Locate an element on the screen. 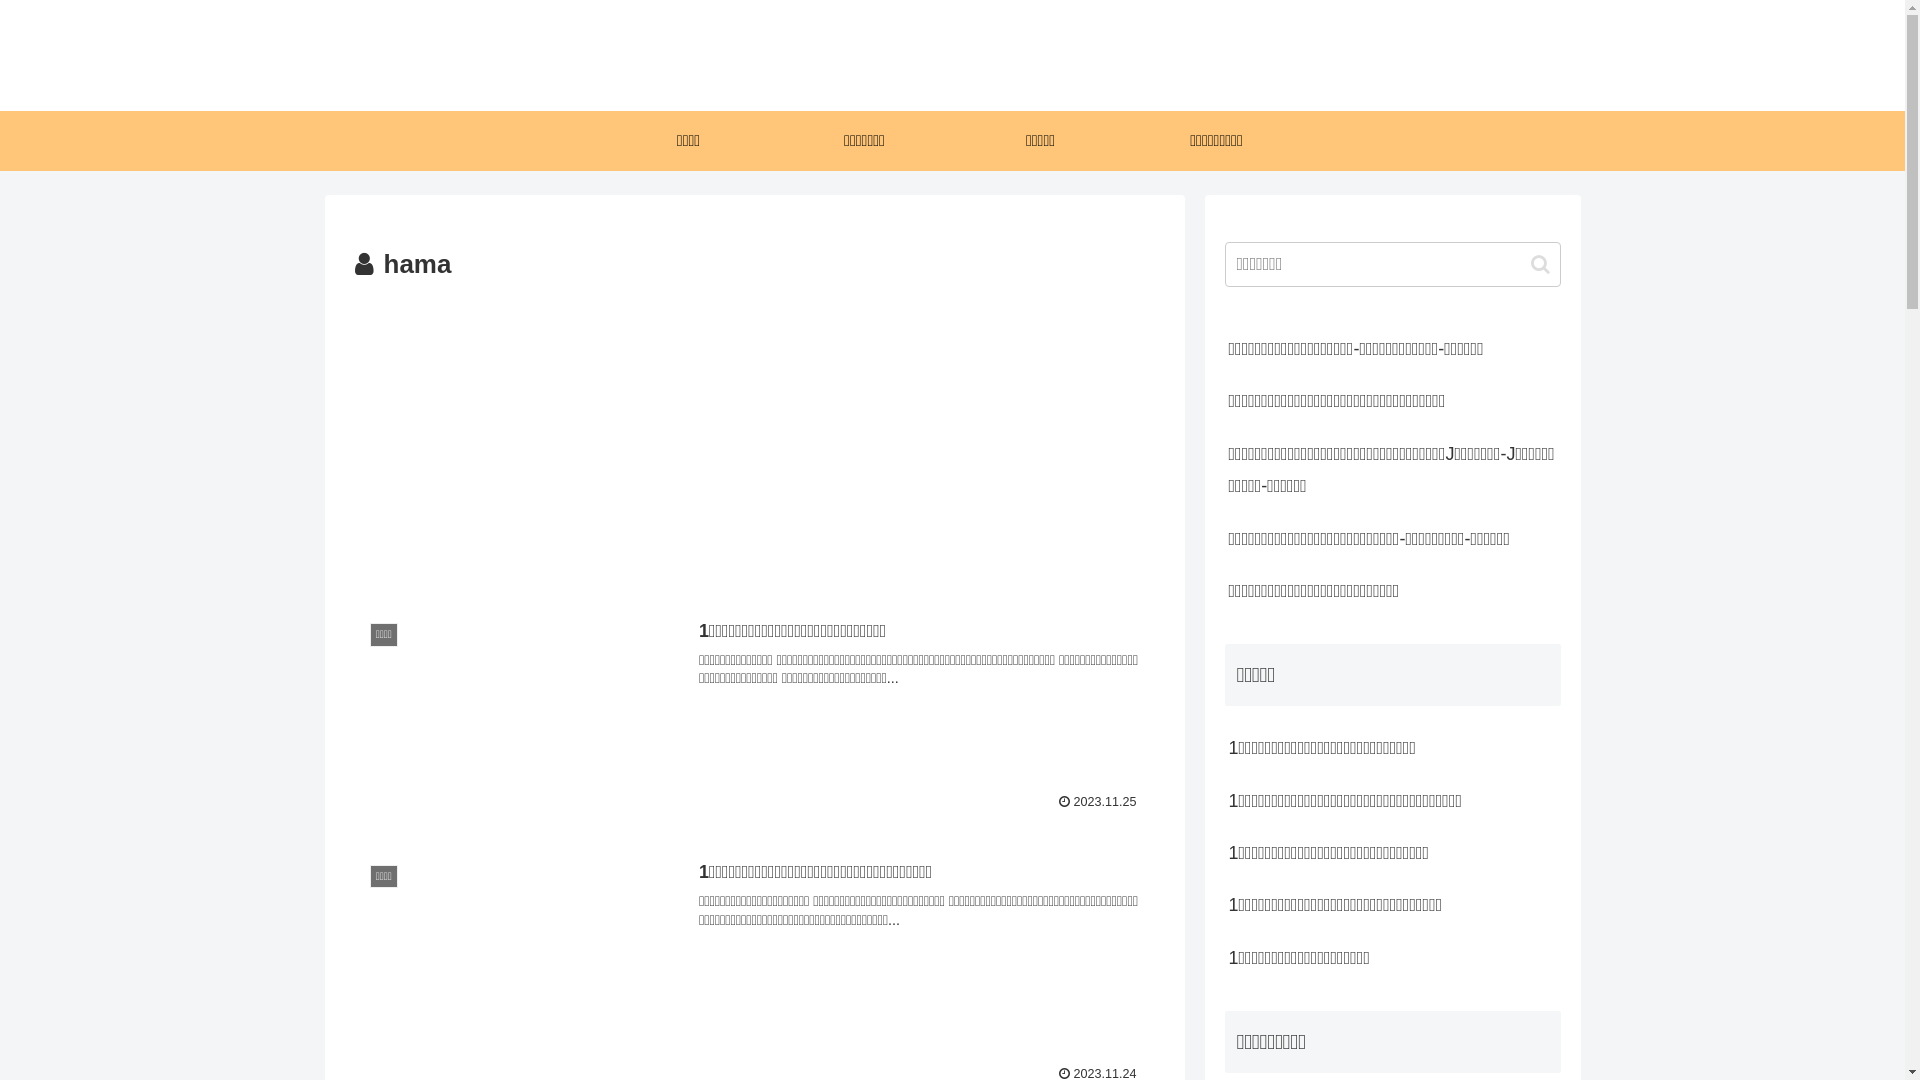 The width and height of the screenshot is (1920, 1080). 'Advertisement' is located at coordinates (752, 437).